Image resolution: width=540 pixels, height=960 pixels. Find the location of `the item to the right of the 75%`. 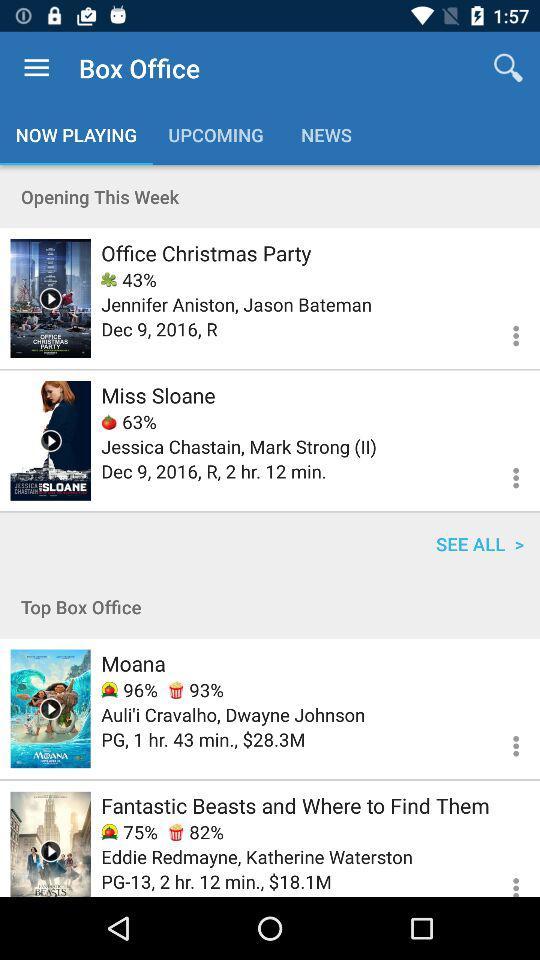

the item to the right of the 75% is located at coordinates (196, 832).